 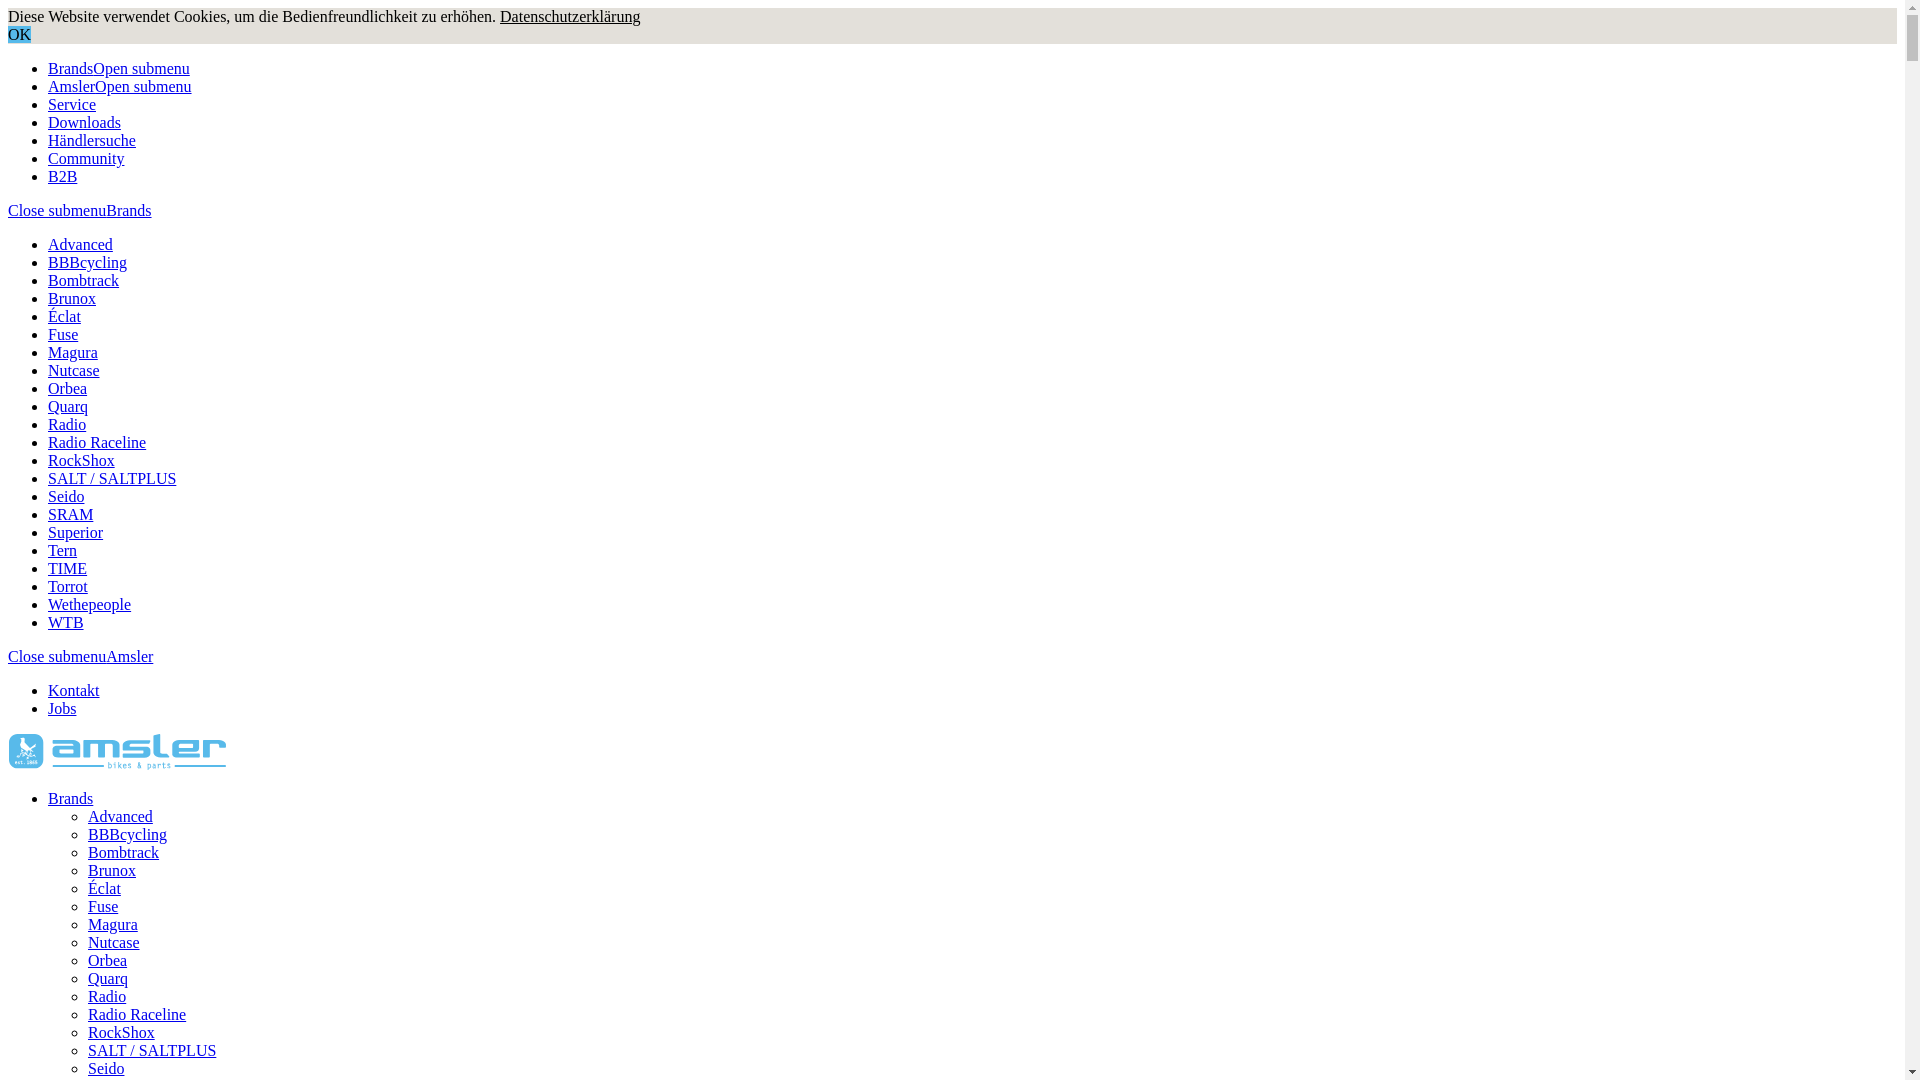 What do you see at coordinates (151, 1049) in the screenshot?
I see `'SALT / SALTPLUS'` at bounding box center [151, 1049].